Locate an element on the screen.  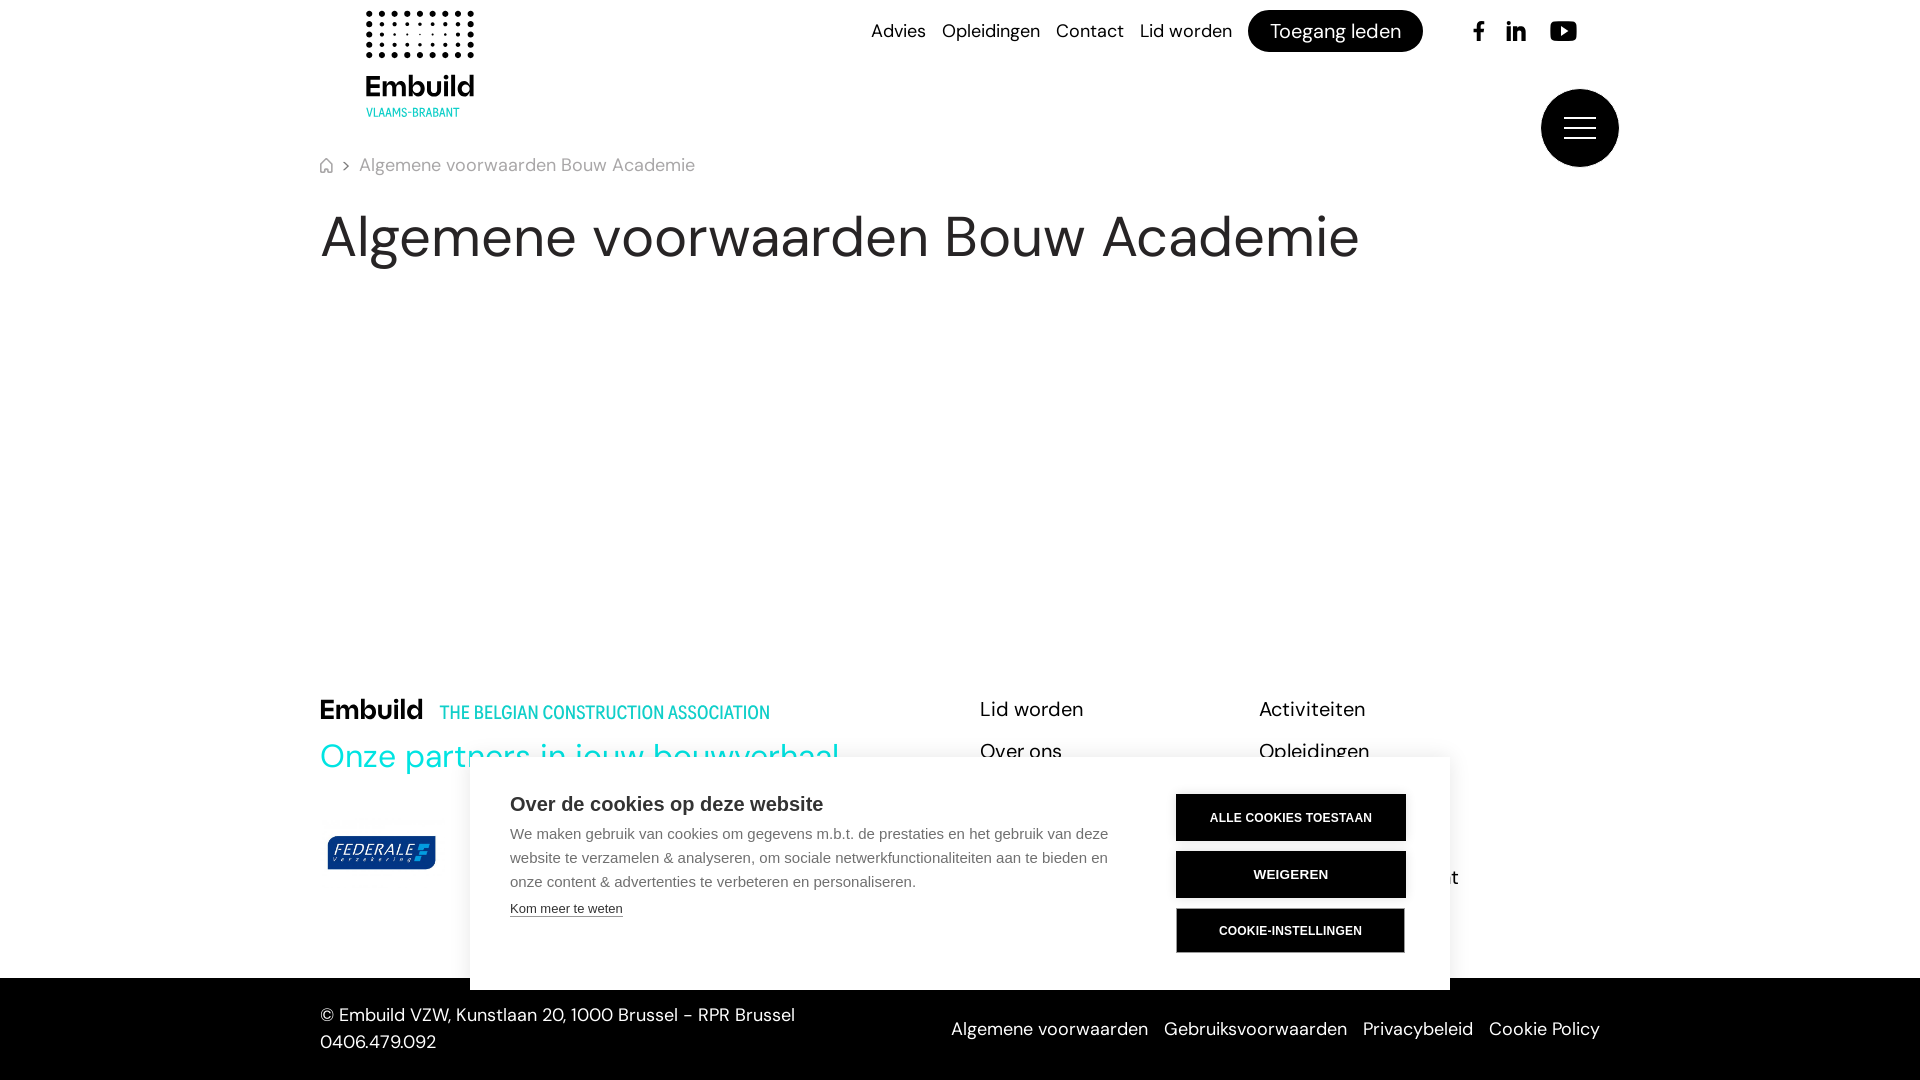
'ALLE COOKIES TOESTAAN' is located at coordinates (1291, 817).